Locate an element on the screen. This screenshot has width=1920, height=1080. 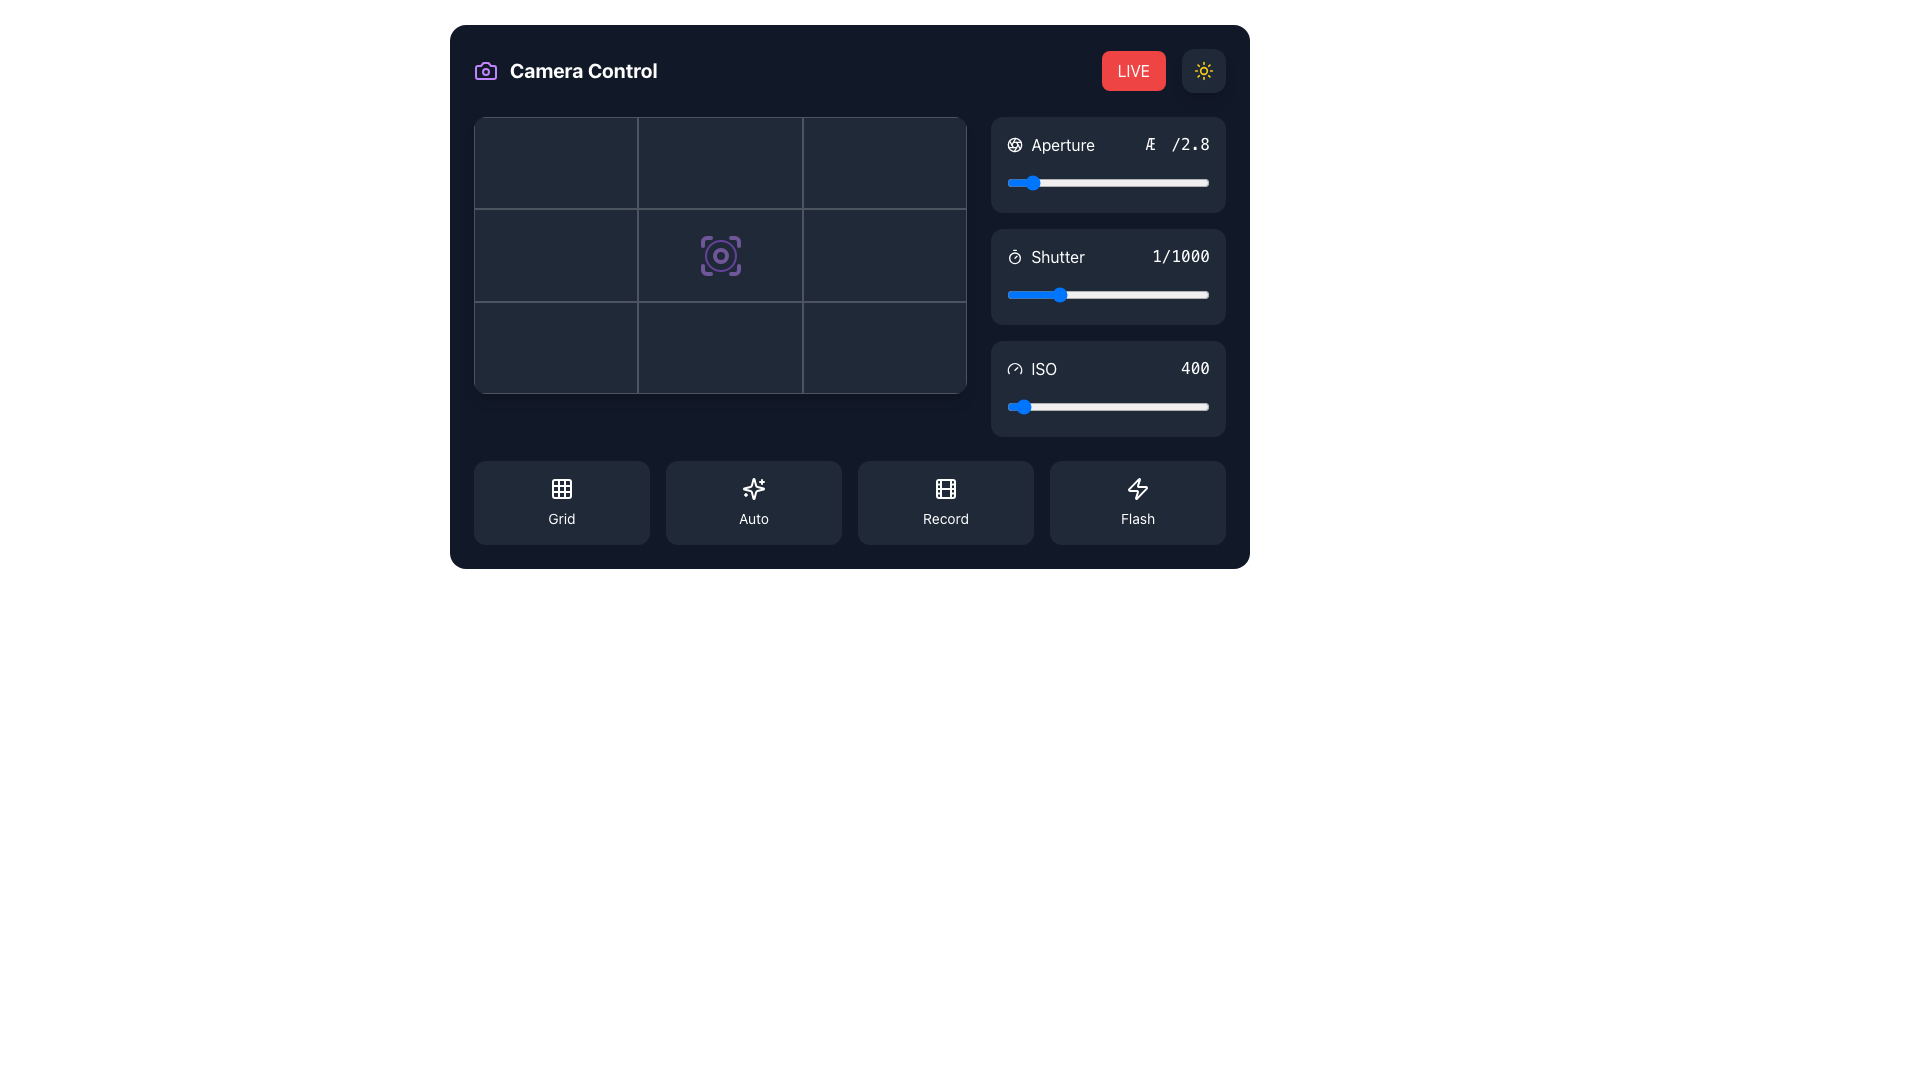
the Flash Icon located in the bottom row, fourth from the left is located at coordinates (1137, 489).